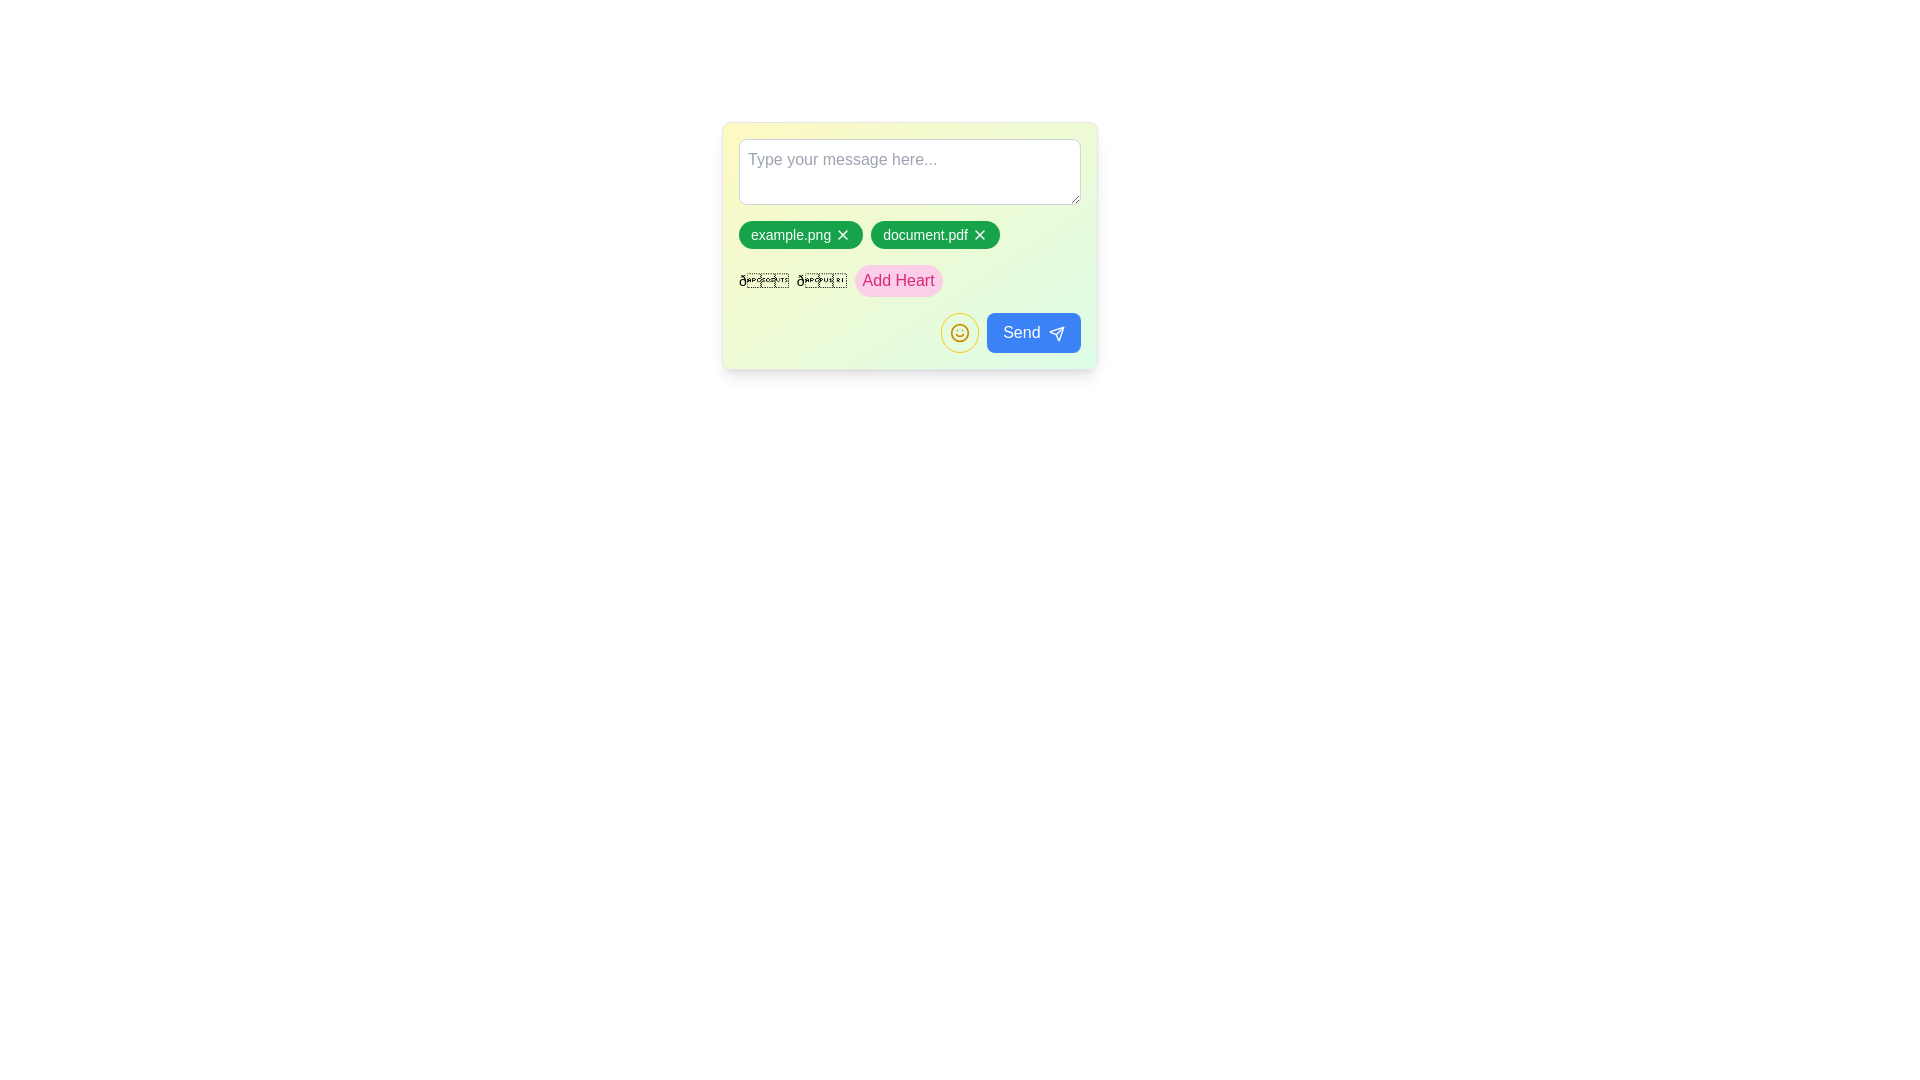  Describe the element at coordinates (1034, 331) in the screenshot. I see `the 'Send' button with a blue background and white text, featuring a right-facing jet icon, to send the message` at that location.